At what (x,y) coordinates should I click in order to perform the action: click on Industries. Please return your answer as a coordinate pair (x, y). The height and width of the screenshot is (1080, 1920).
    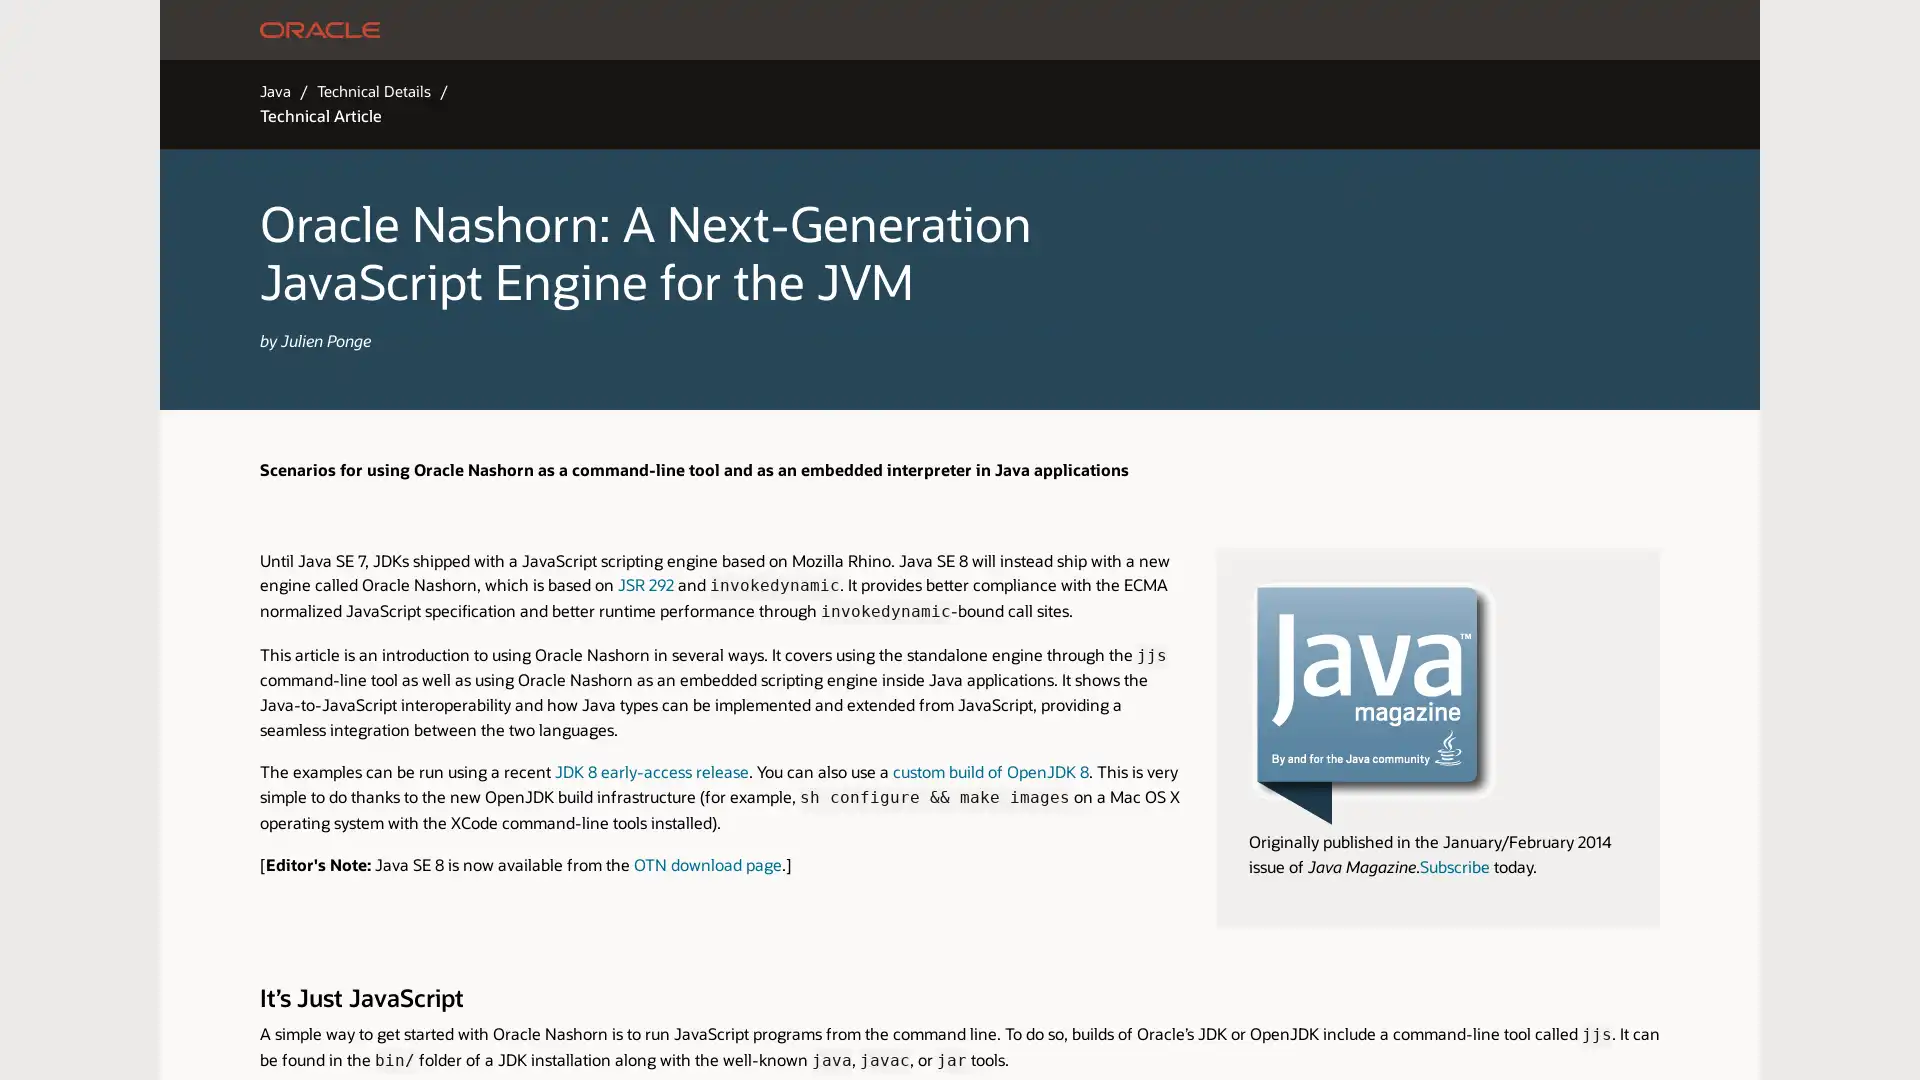
    Looking at the image, I should click on (667, 29).